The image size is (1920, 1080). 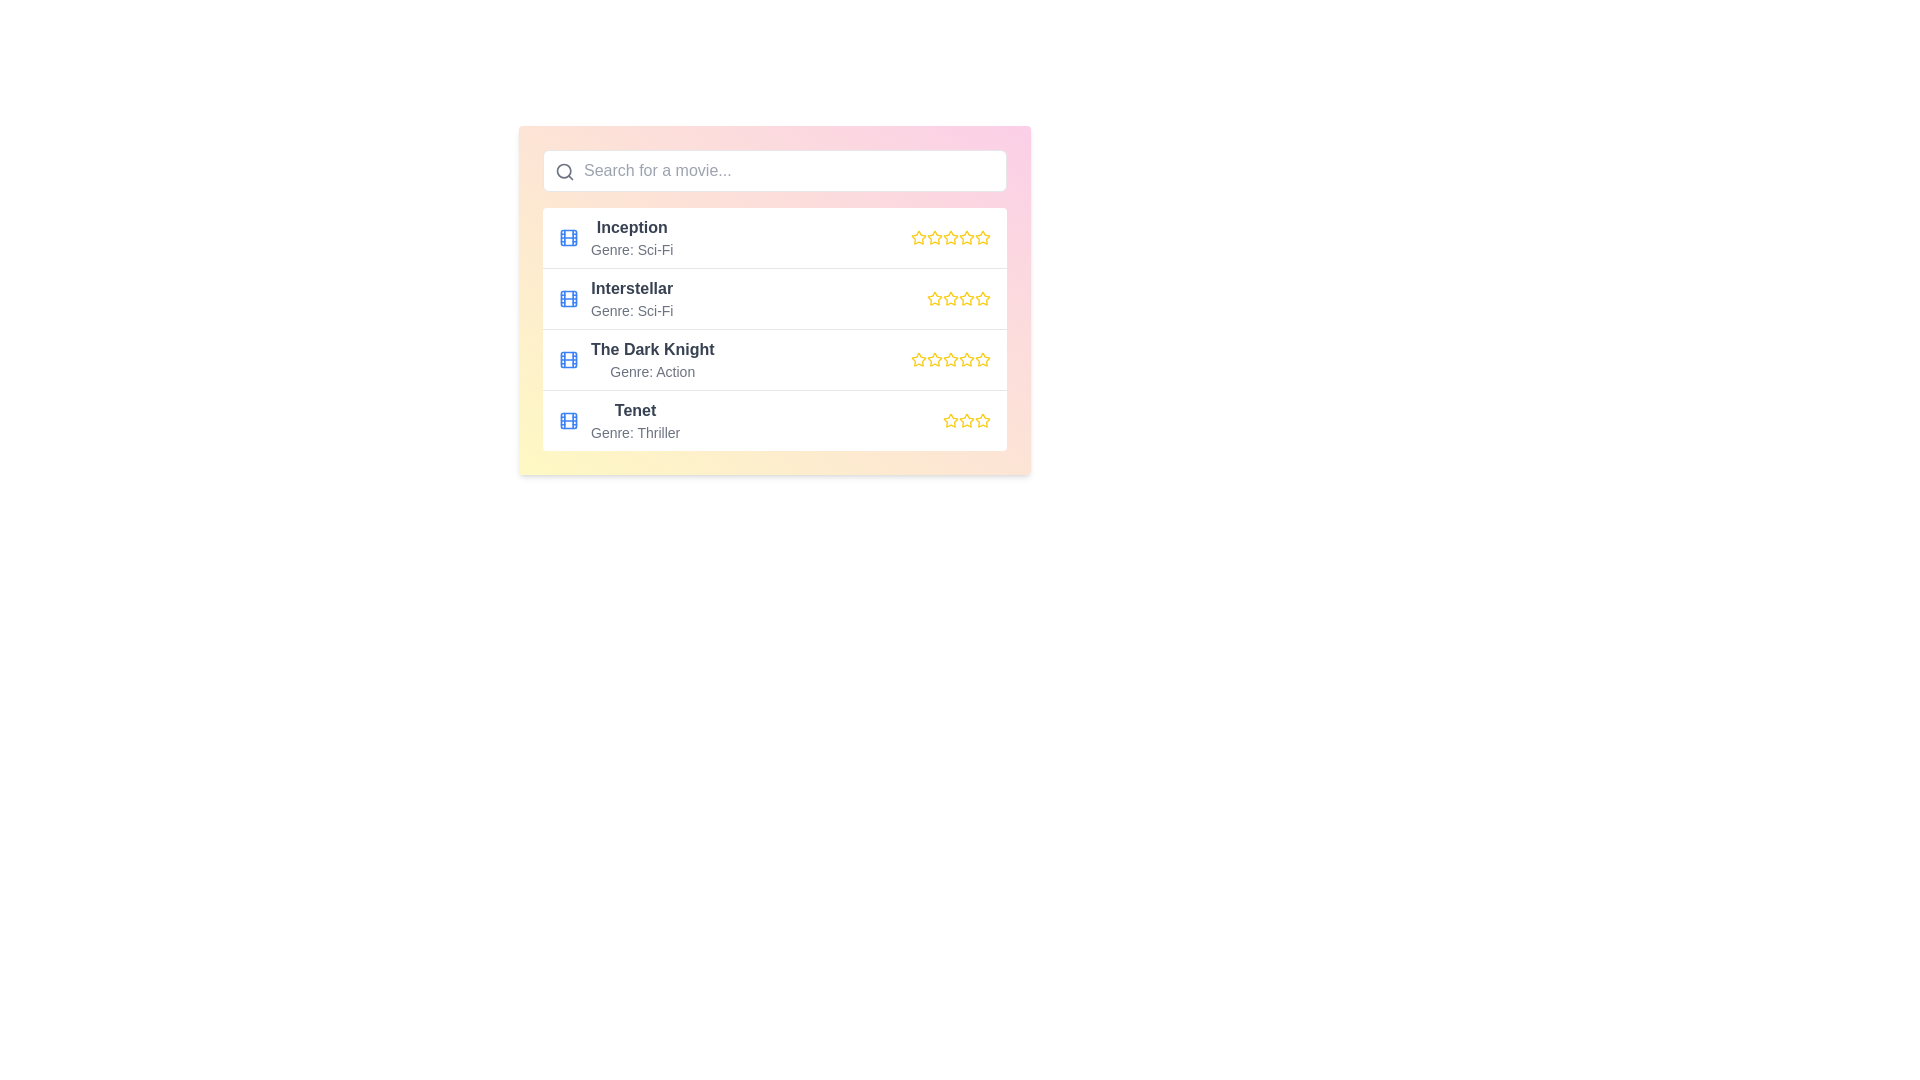 I want to click on the movie icon representing 'Interstellar', which is positioned as the leftmost element of the row preceding the text 'Interstellar' and the subtitle 'Genre: Sci-Fi', so click(x=568, y=299).